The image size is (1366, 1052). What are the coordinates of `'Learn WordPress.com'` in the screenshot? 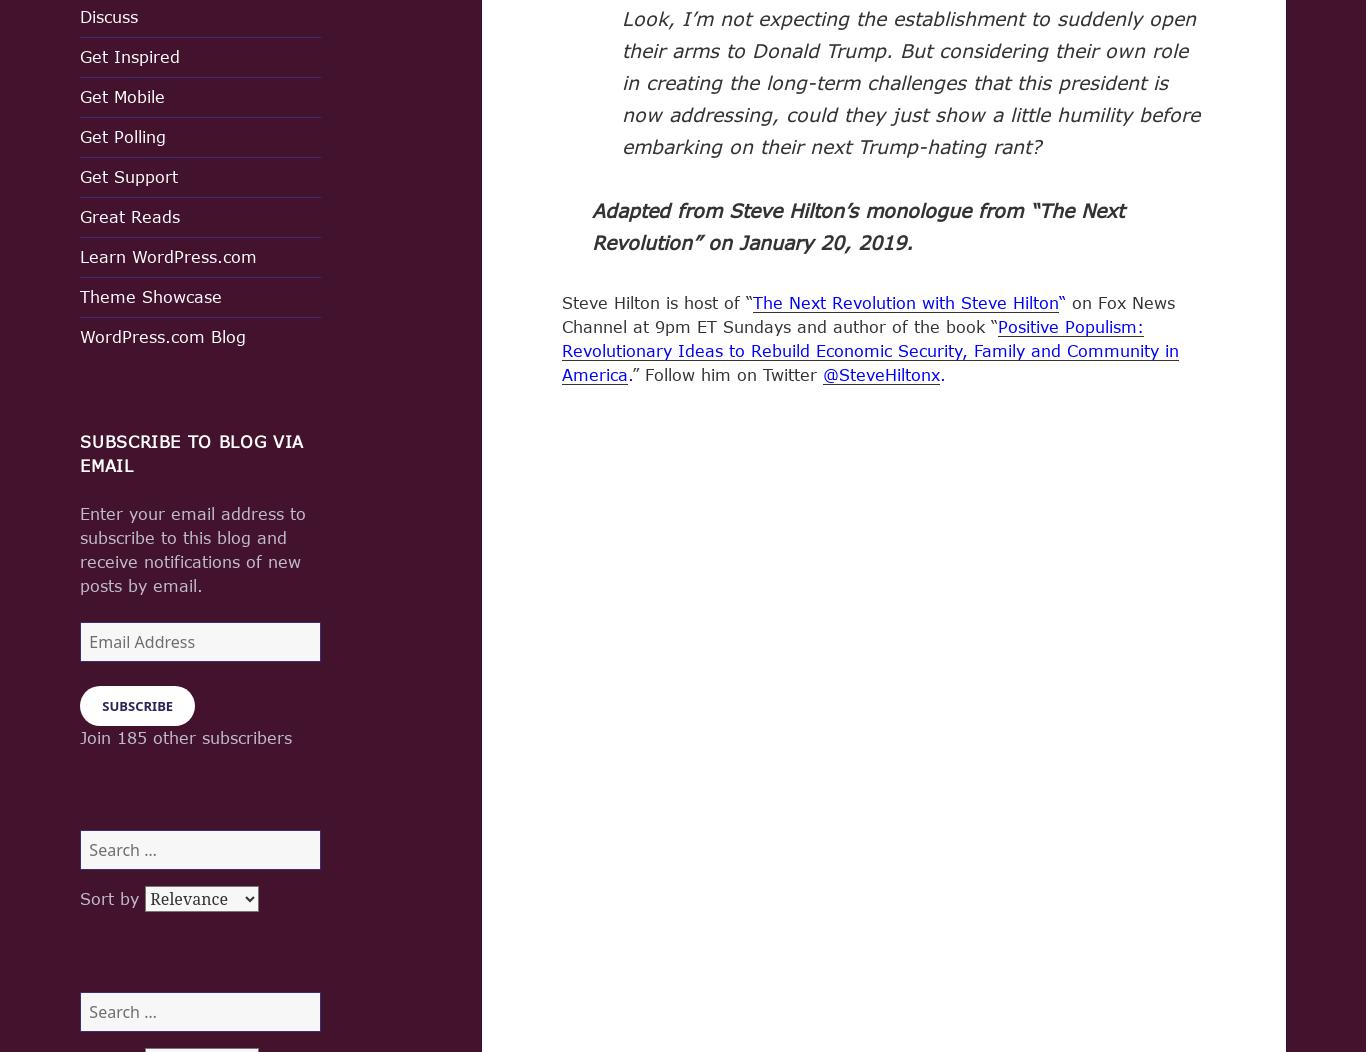 It's located at (167, 255).